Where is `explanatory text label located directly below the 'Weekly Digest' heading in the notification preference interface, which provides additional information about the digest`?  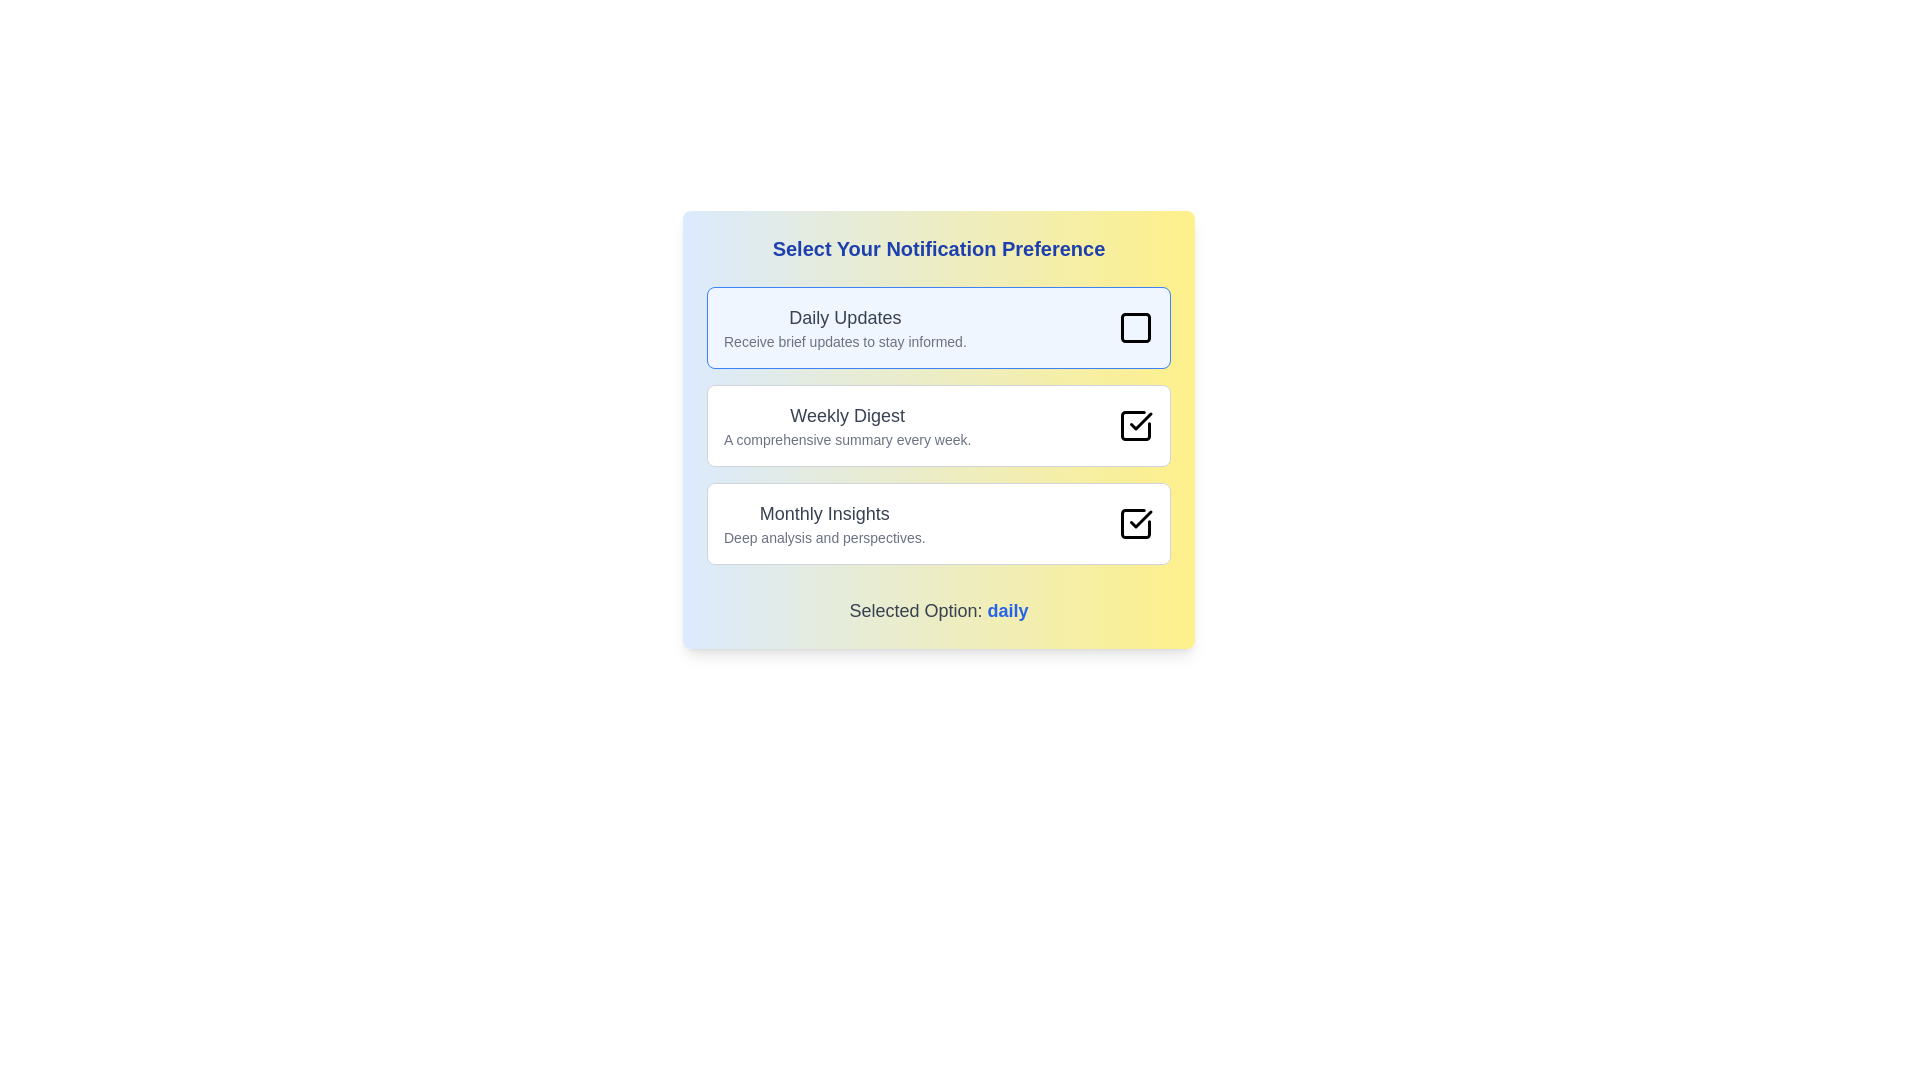 explanatory text label located directly below the 'Weekly Digest' heading in the notification preference interface, which provides additional information about the digest is located at coordinates (847, 438).